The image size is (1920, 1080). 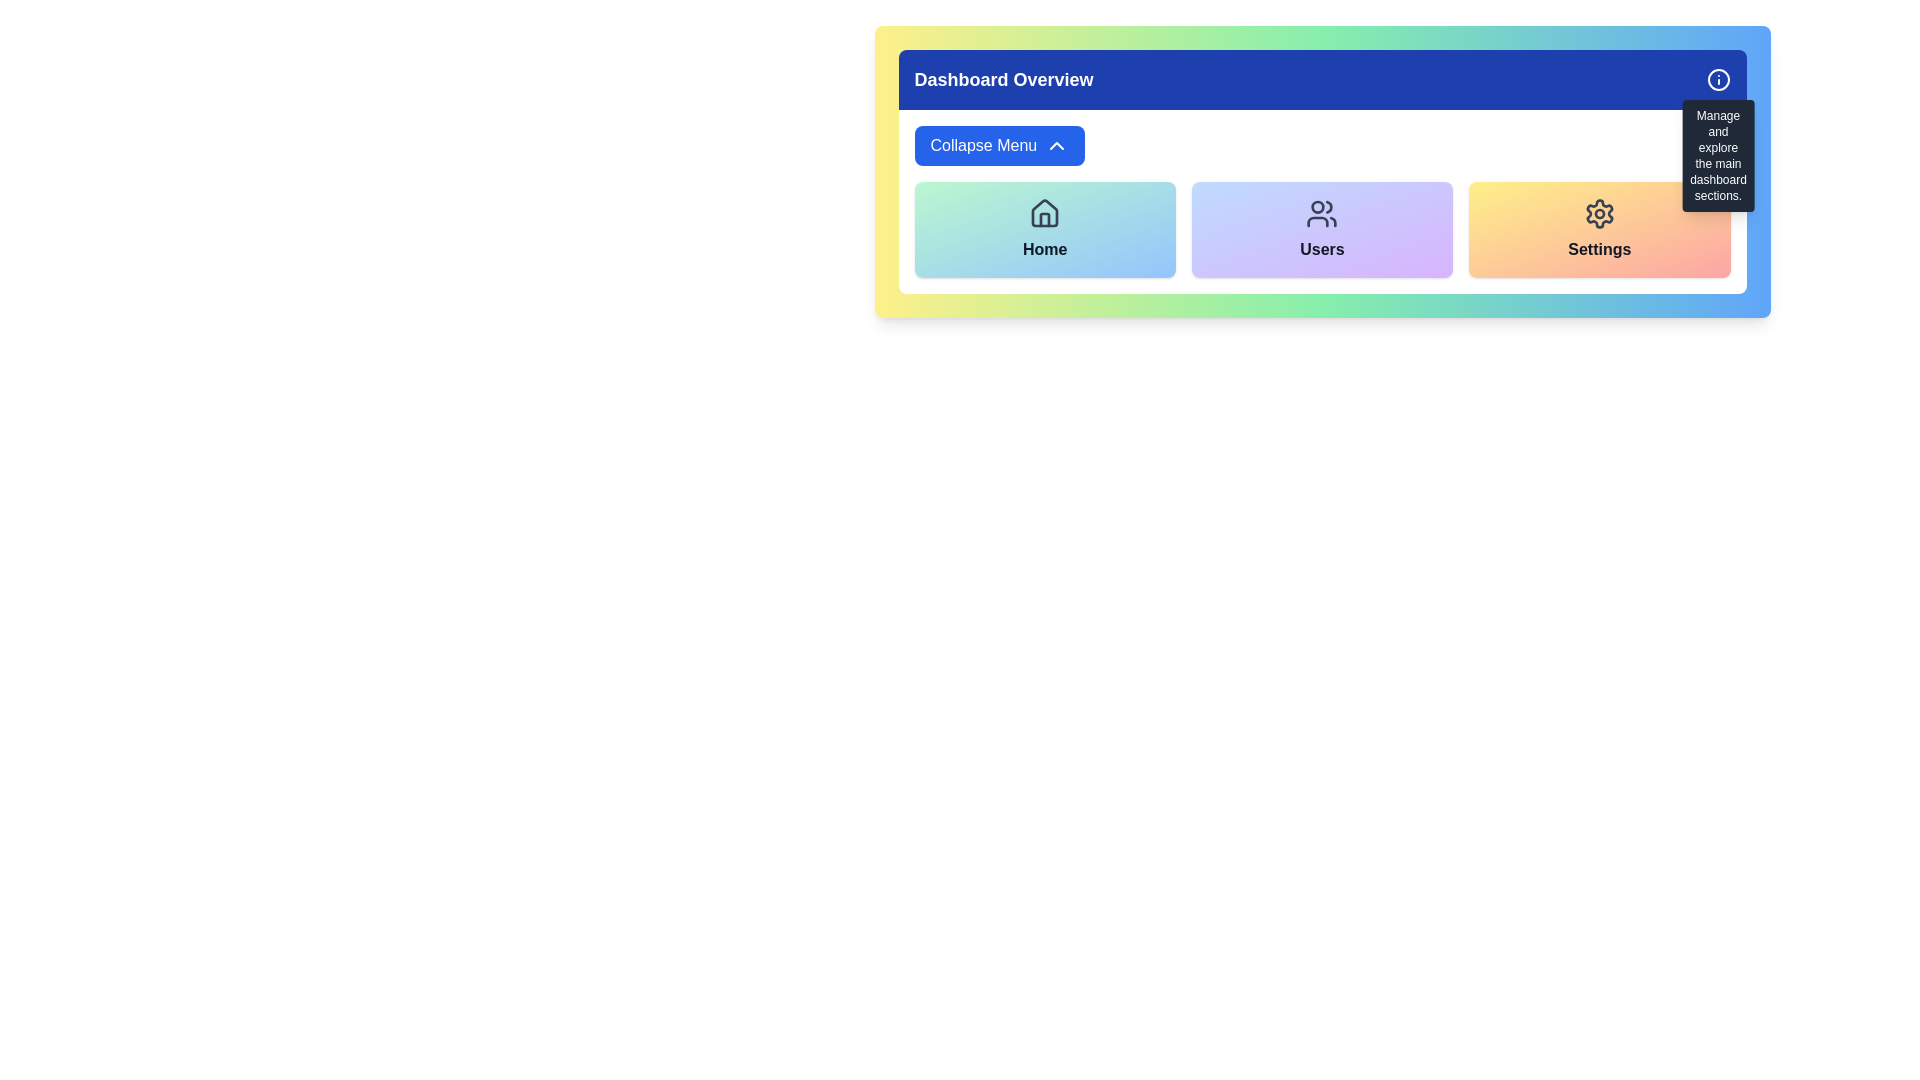 I want to click on the text label identifying the 'Home' section of the dashboard, which is located in the lower portion of a card and is the first among similar labels adjacent to 'Users' and 'Settings', so click(x=1044, y=249).